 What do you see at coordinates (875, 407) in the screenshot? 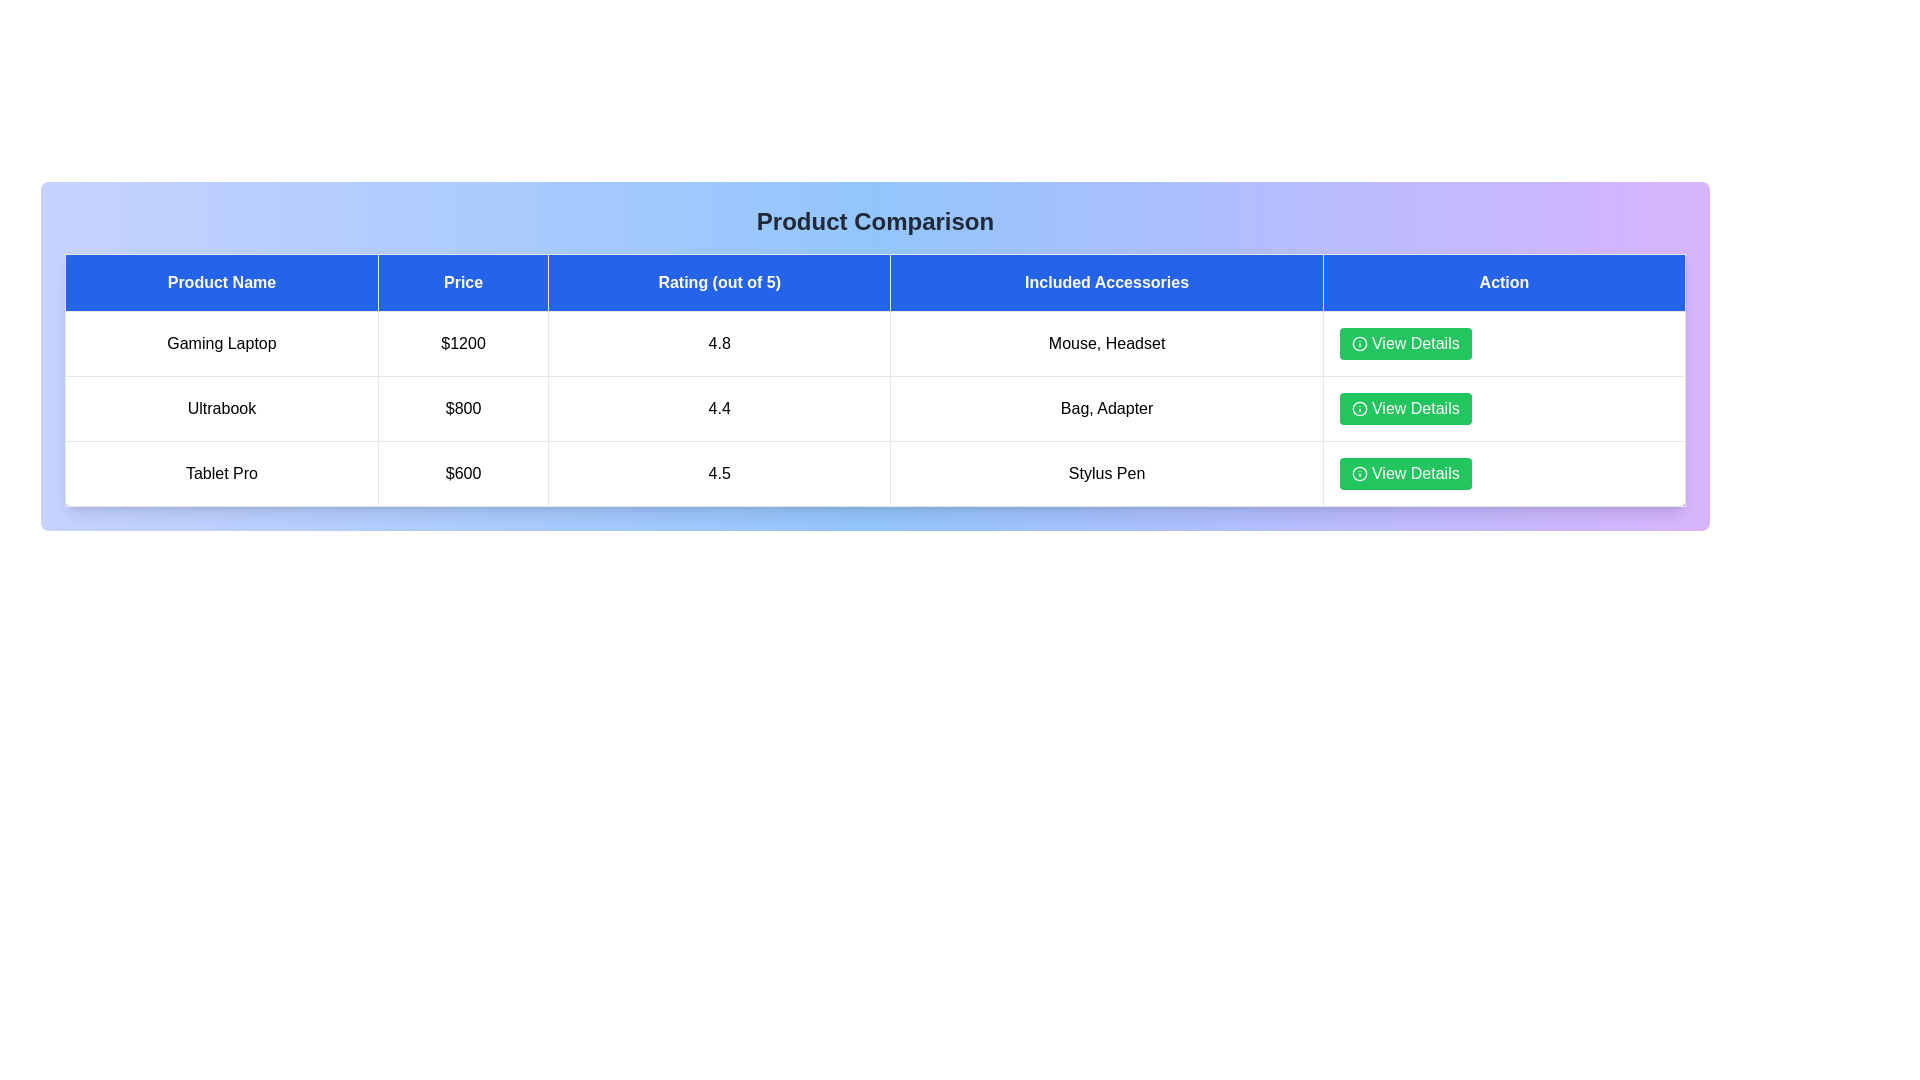
I see `the row corresponding to Ultrabook` at bounding box center [875, 407].